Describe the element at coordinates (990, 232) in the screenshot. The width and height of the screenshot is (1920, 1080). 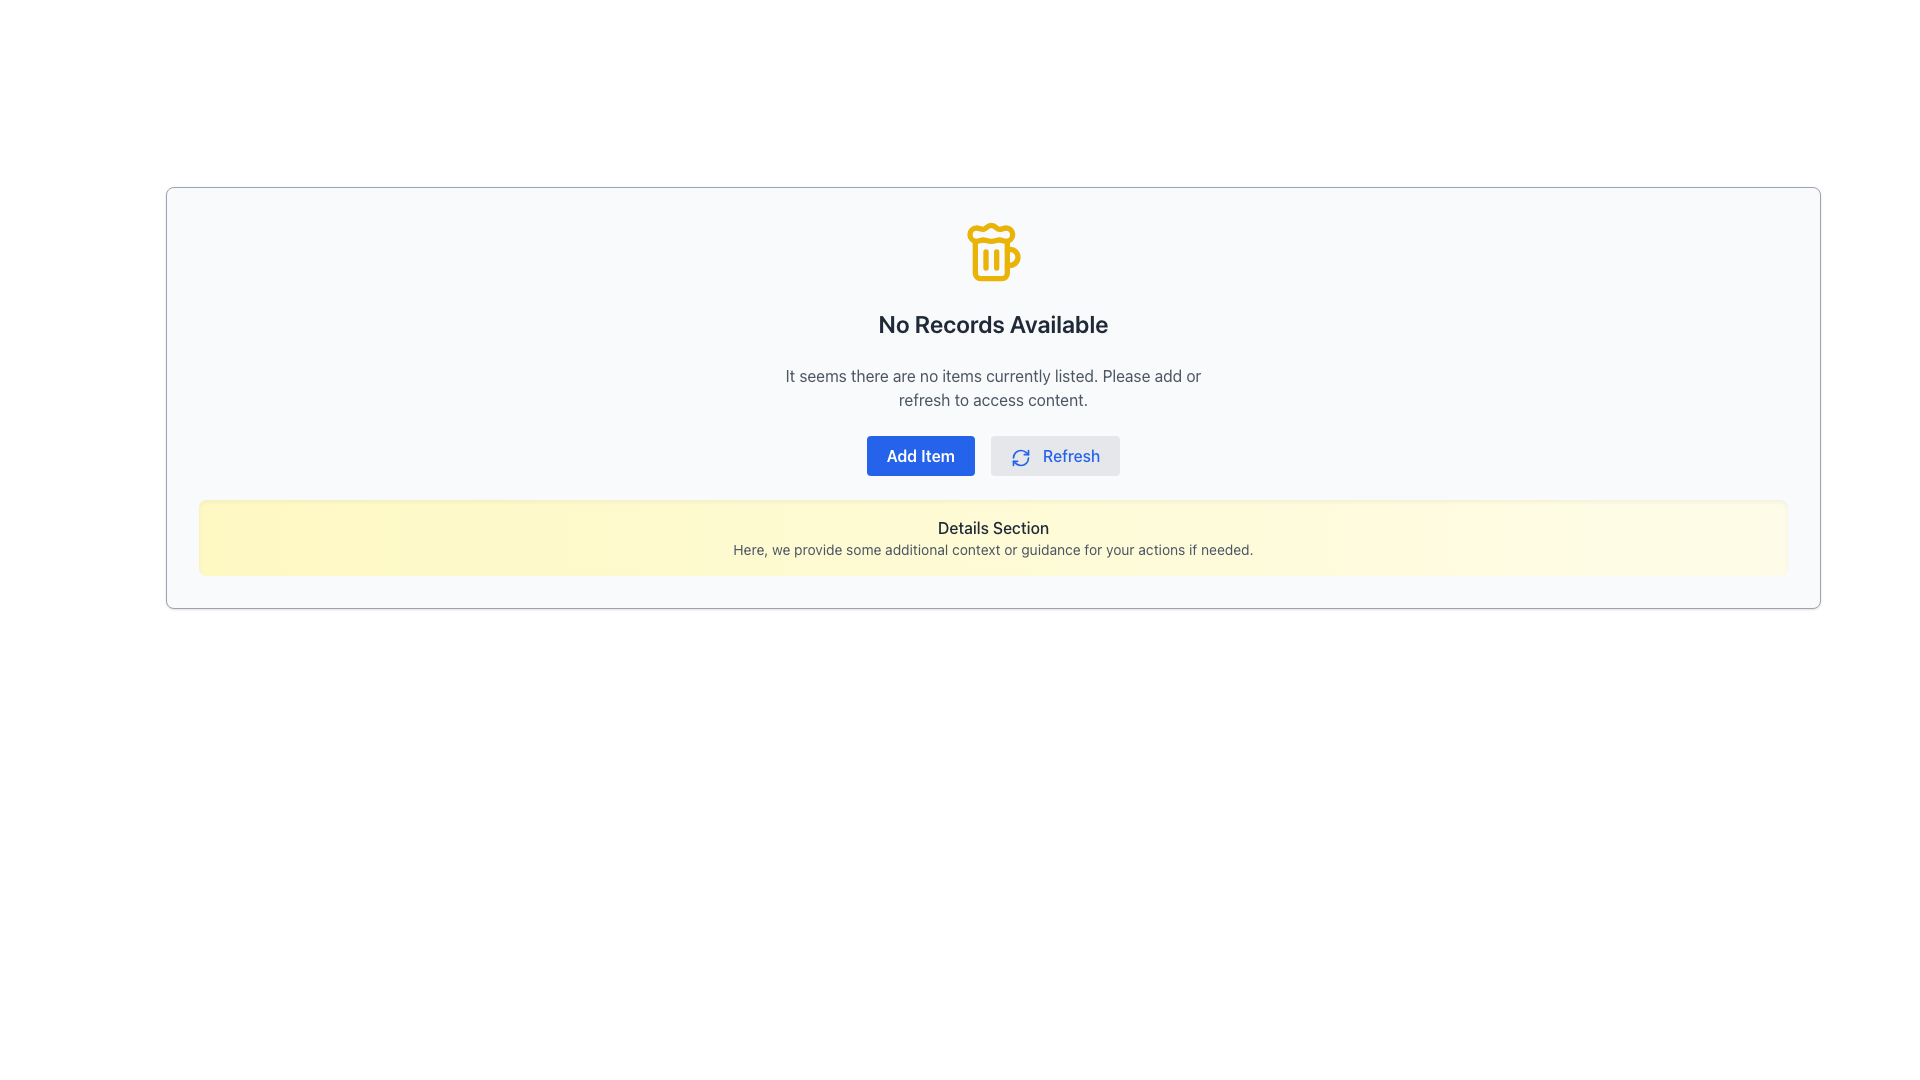
I see `the decorative graphic representing the foam at the top of the beer mug icon, which is part of an SVG and positioned centrally above the 'No Records Available' text` at that location.